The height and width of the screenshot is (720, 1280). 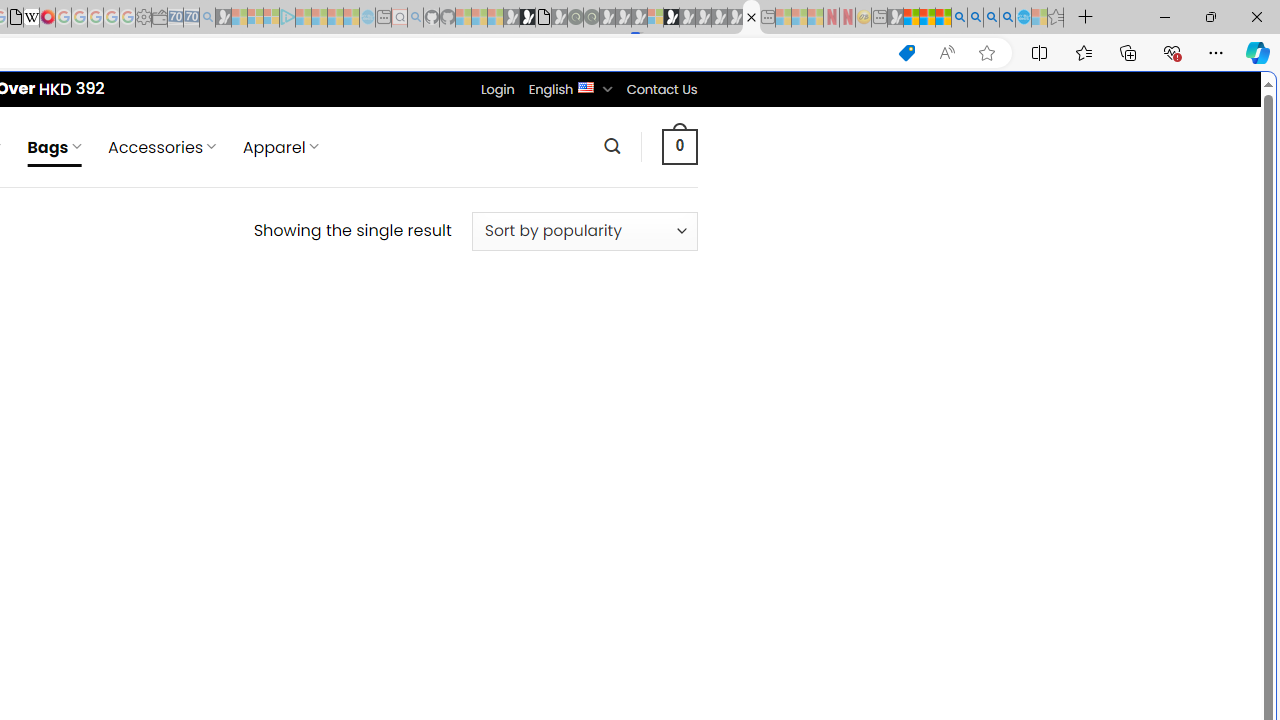 What do you see at coordinates (142, 17) in the screenshot?
I see `'Settings - Sleeping'` at bounding box center [142, 17].